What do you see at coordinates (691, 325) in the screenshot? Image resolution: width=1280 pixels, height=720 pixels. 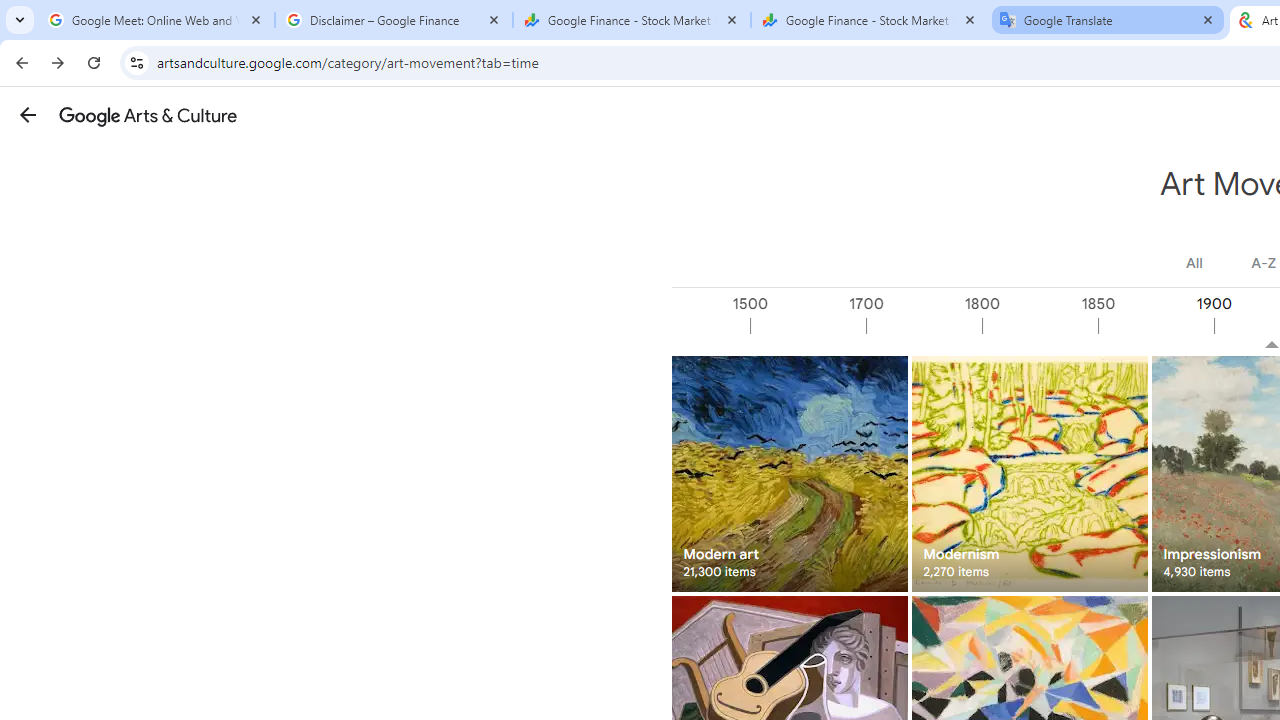 I see `'1000'` at bounding box center [691, 325].